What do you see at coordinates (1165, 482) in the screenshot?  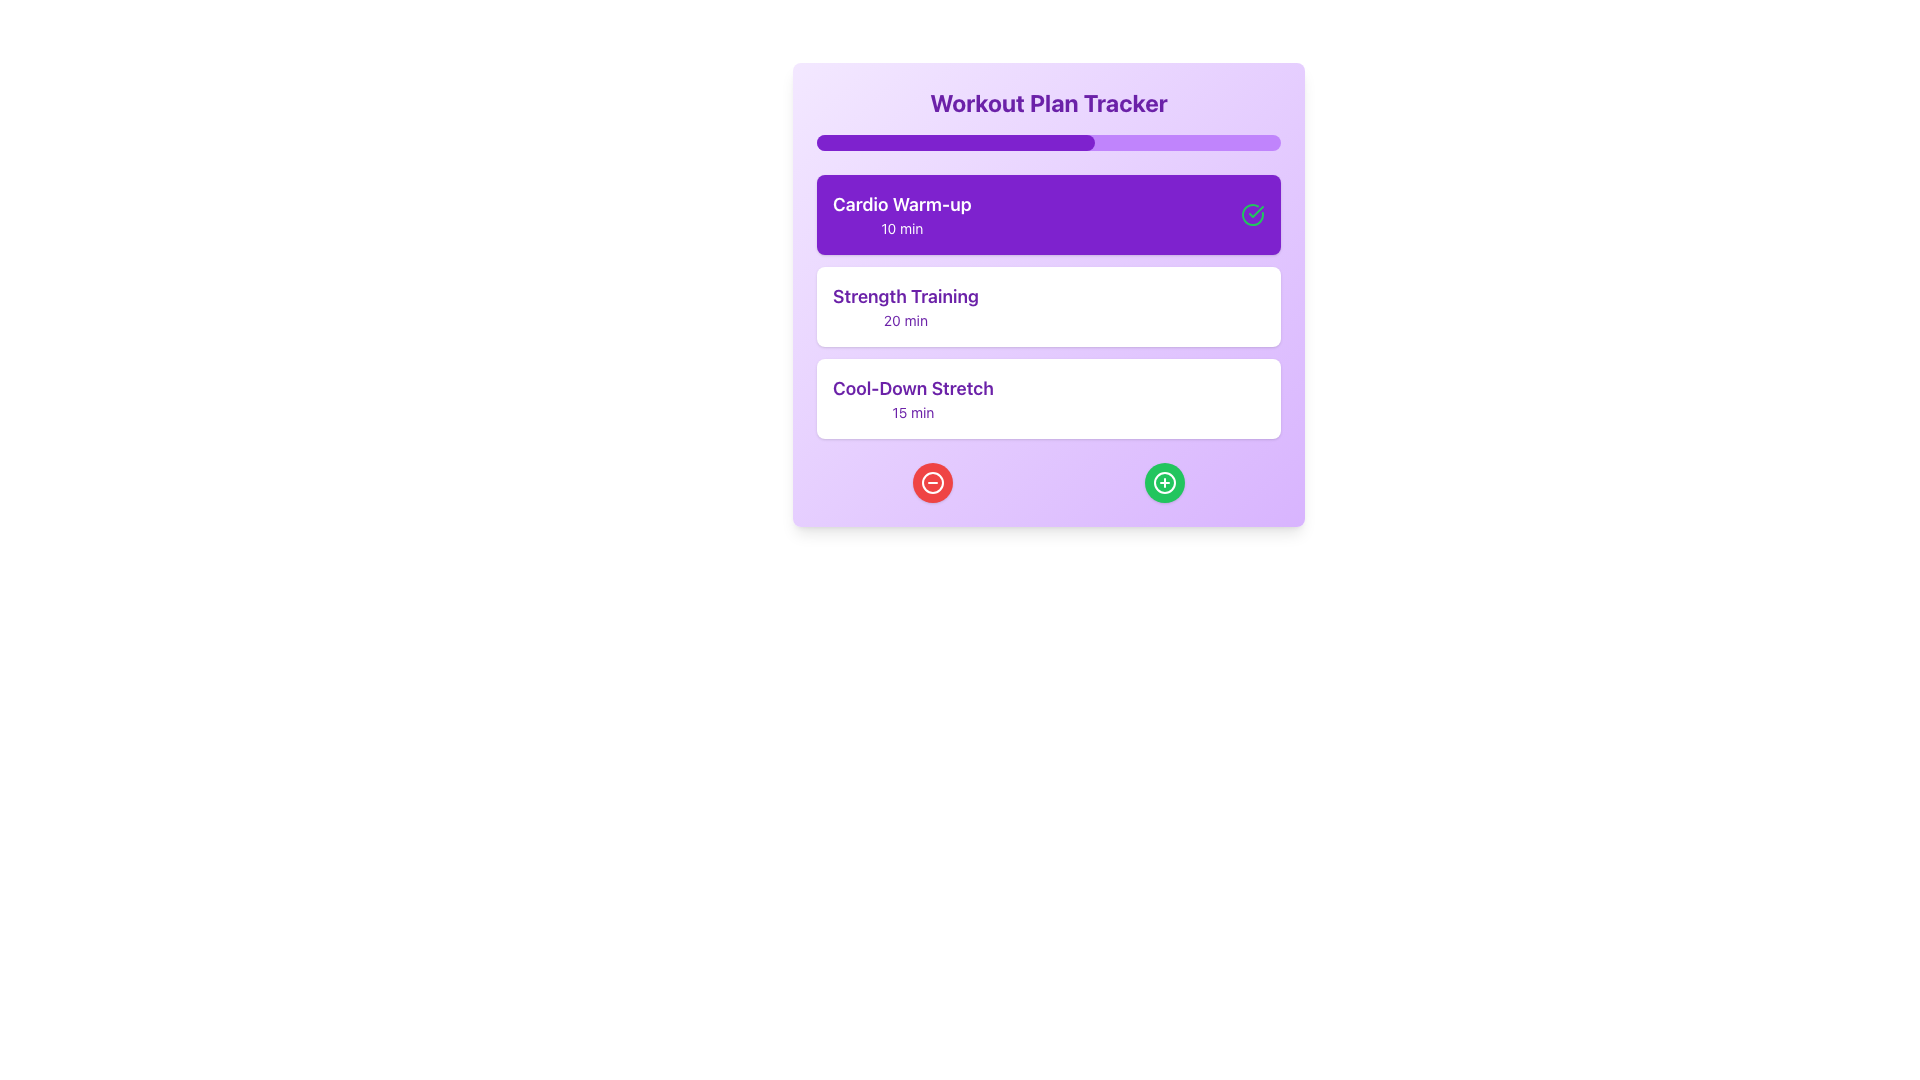 I see `the circular outline of the icon located at the bottom-right of the purple card interface, styled with a green stroke` at bounding box center [1165, 482].